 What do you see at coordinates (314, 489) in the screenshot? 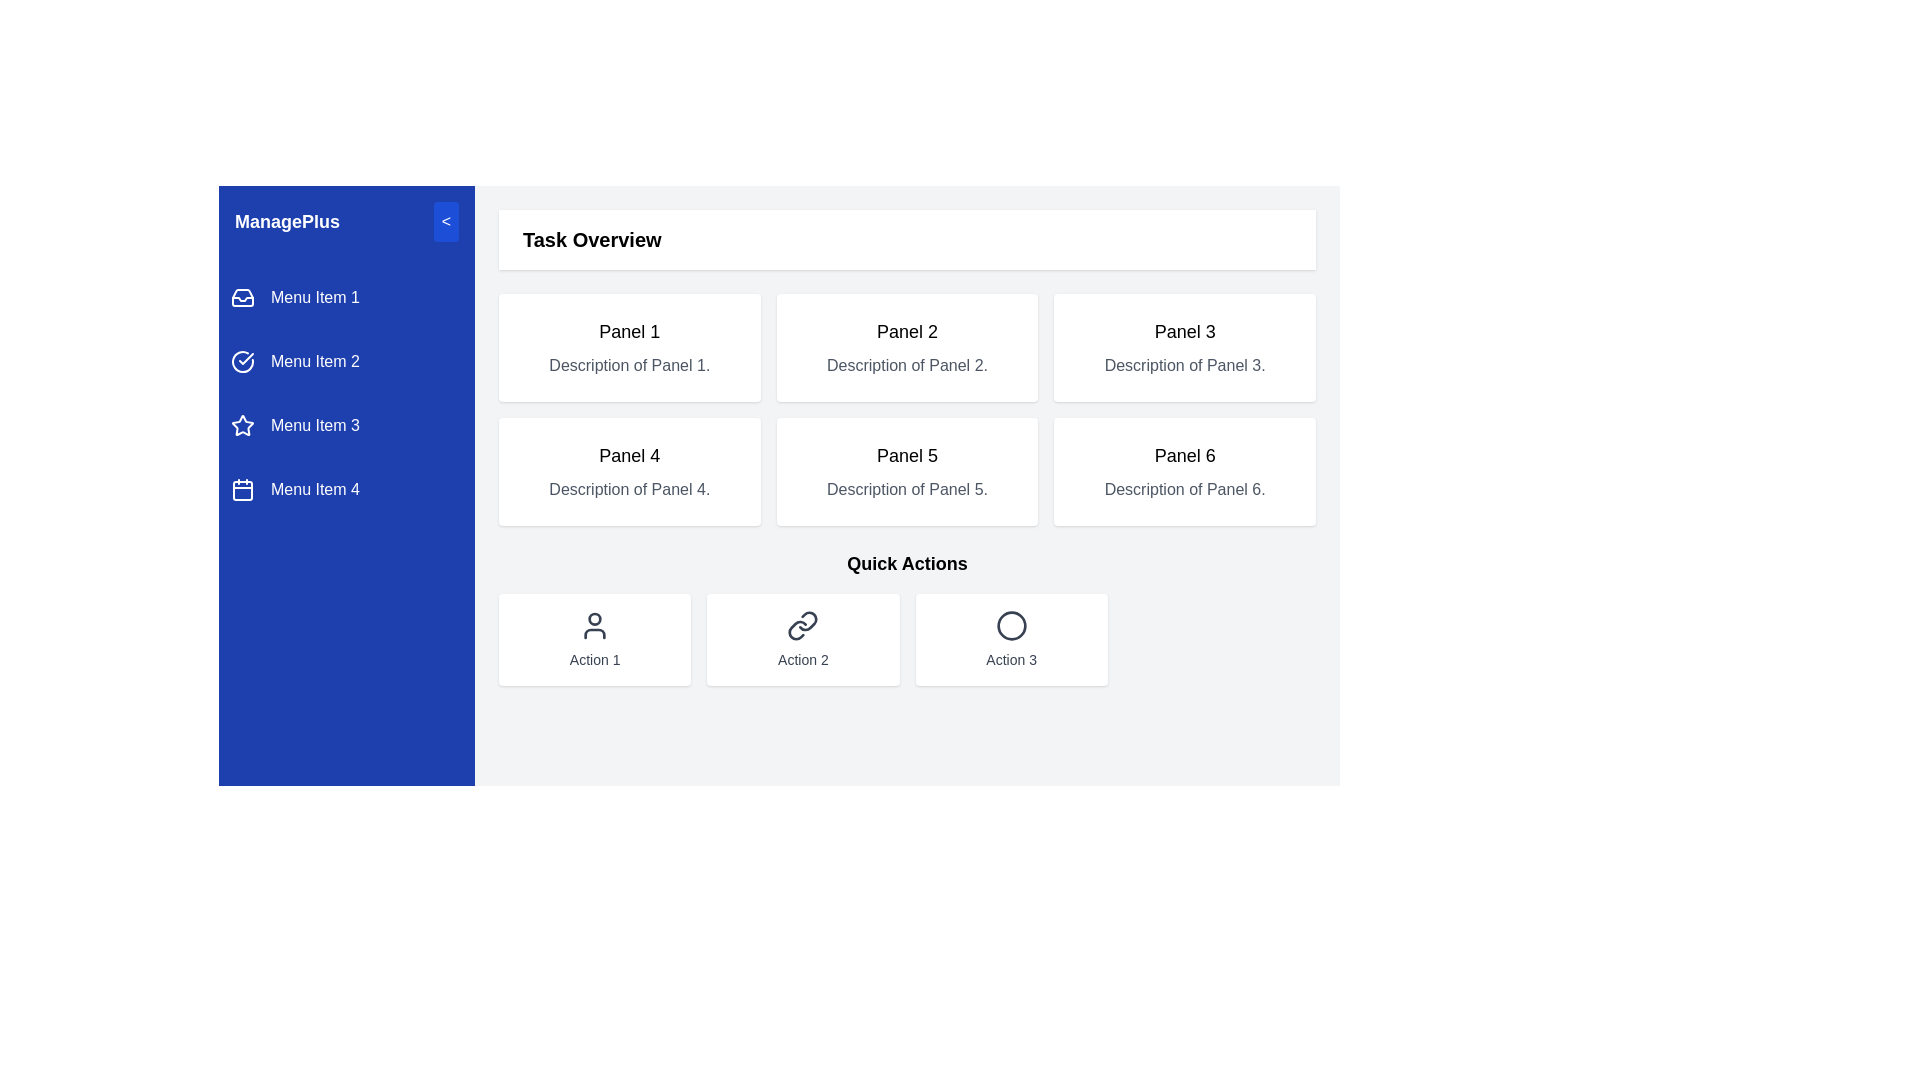
I see `the 'Menu Item 4' navigational button in the vertical list of menu items on the left-hand sidebar` at bounding box center [314, 489].